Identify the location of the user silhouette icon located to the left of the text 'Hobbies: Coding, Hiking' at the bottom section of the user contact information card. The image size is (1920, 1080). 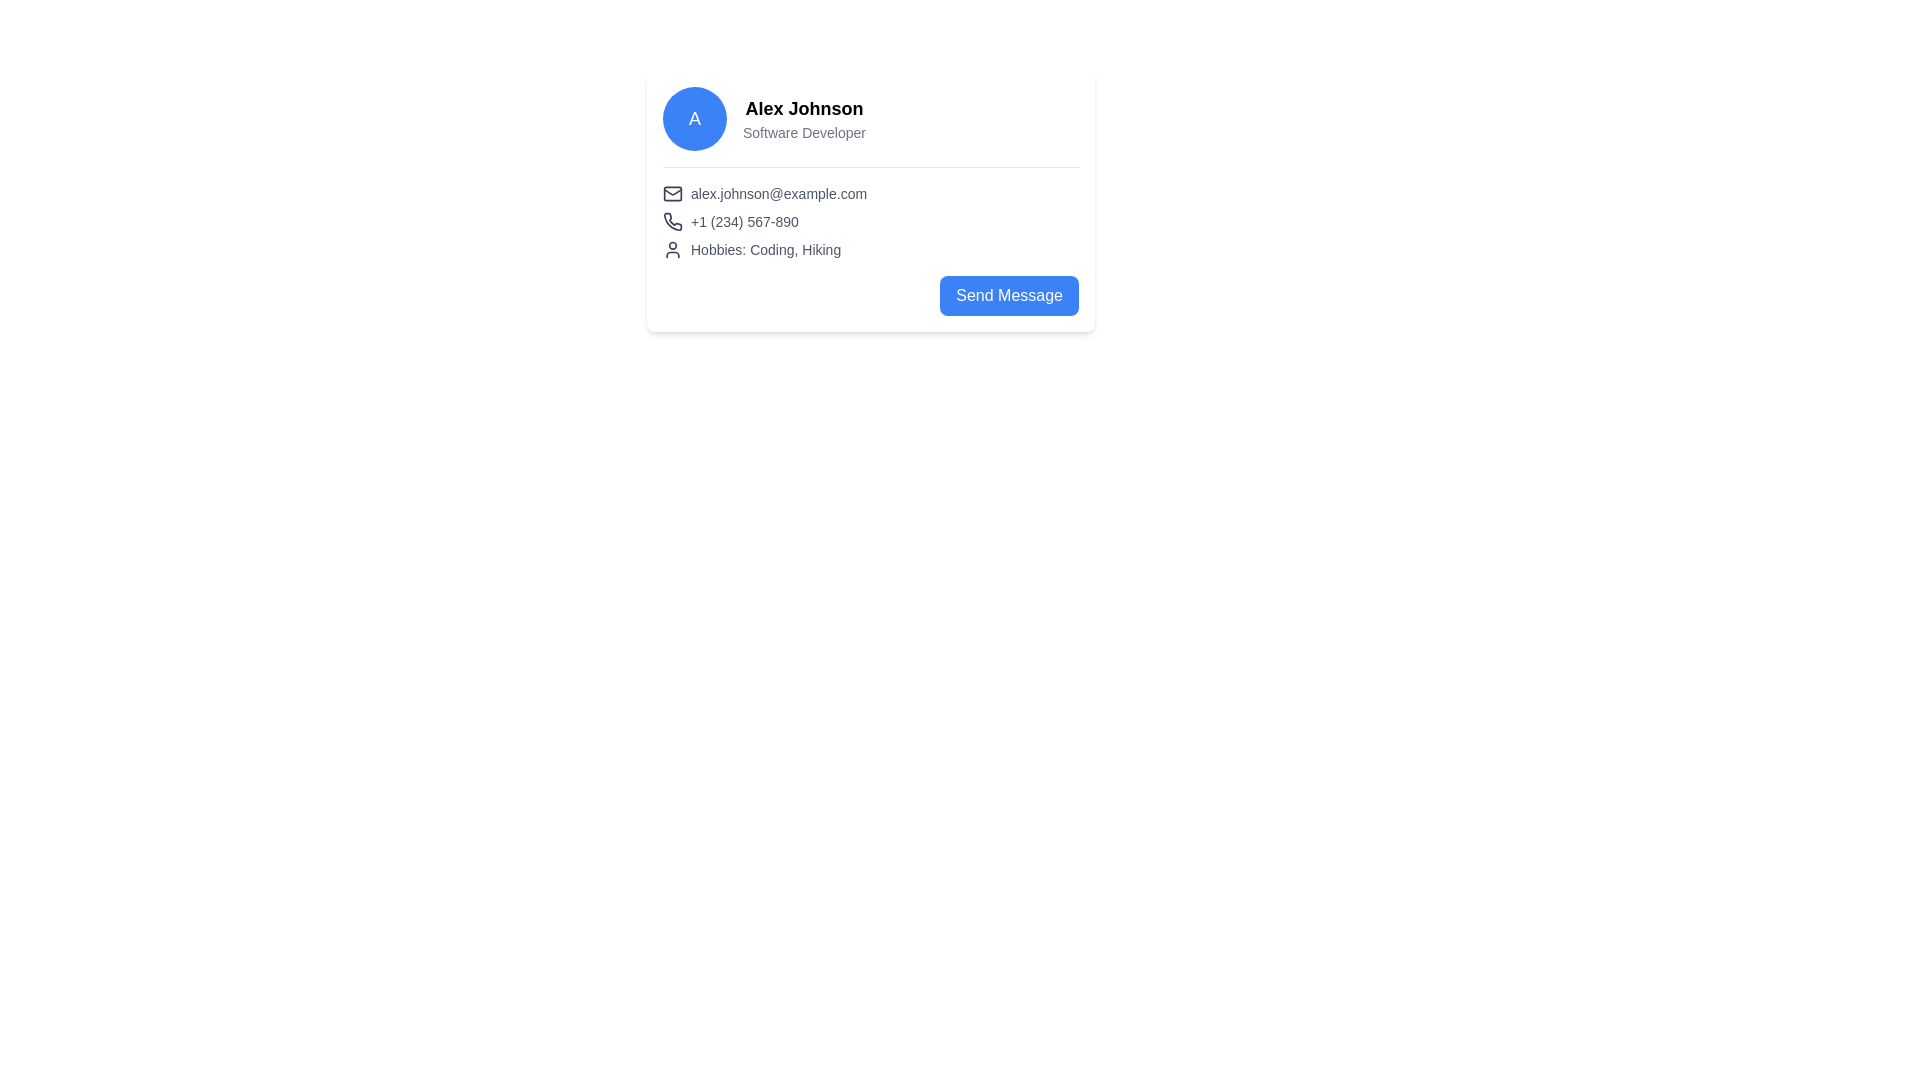
(672, 249).